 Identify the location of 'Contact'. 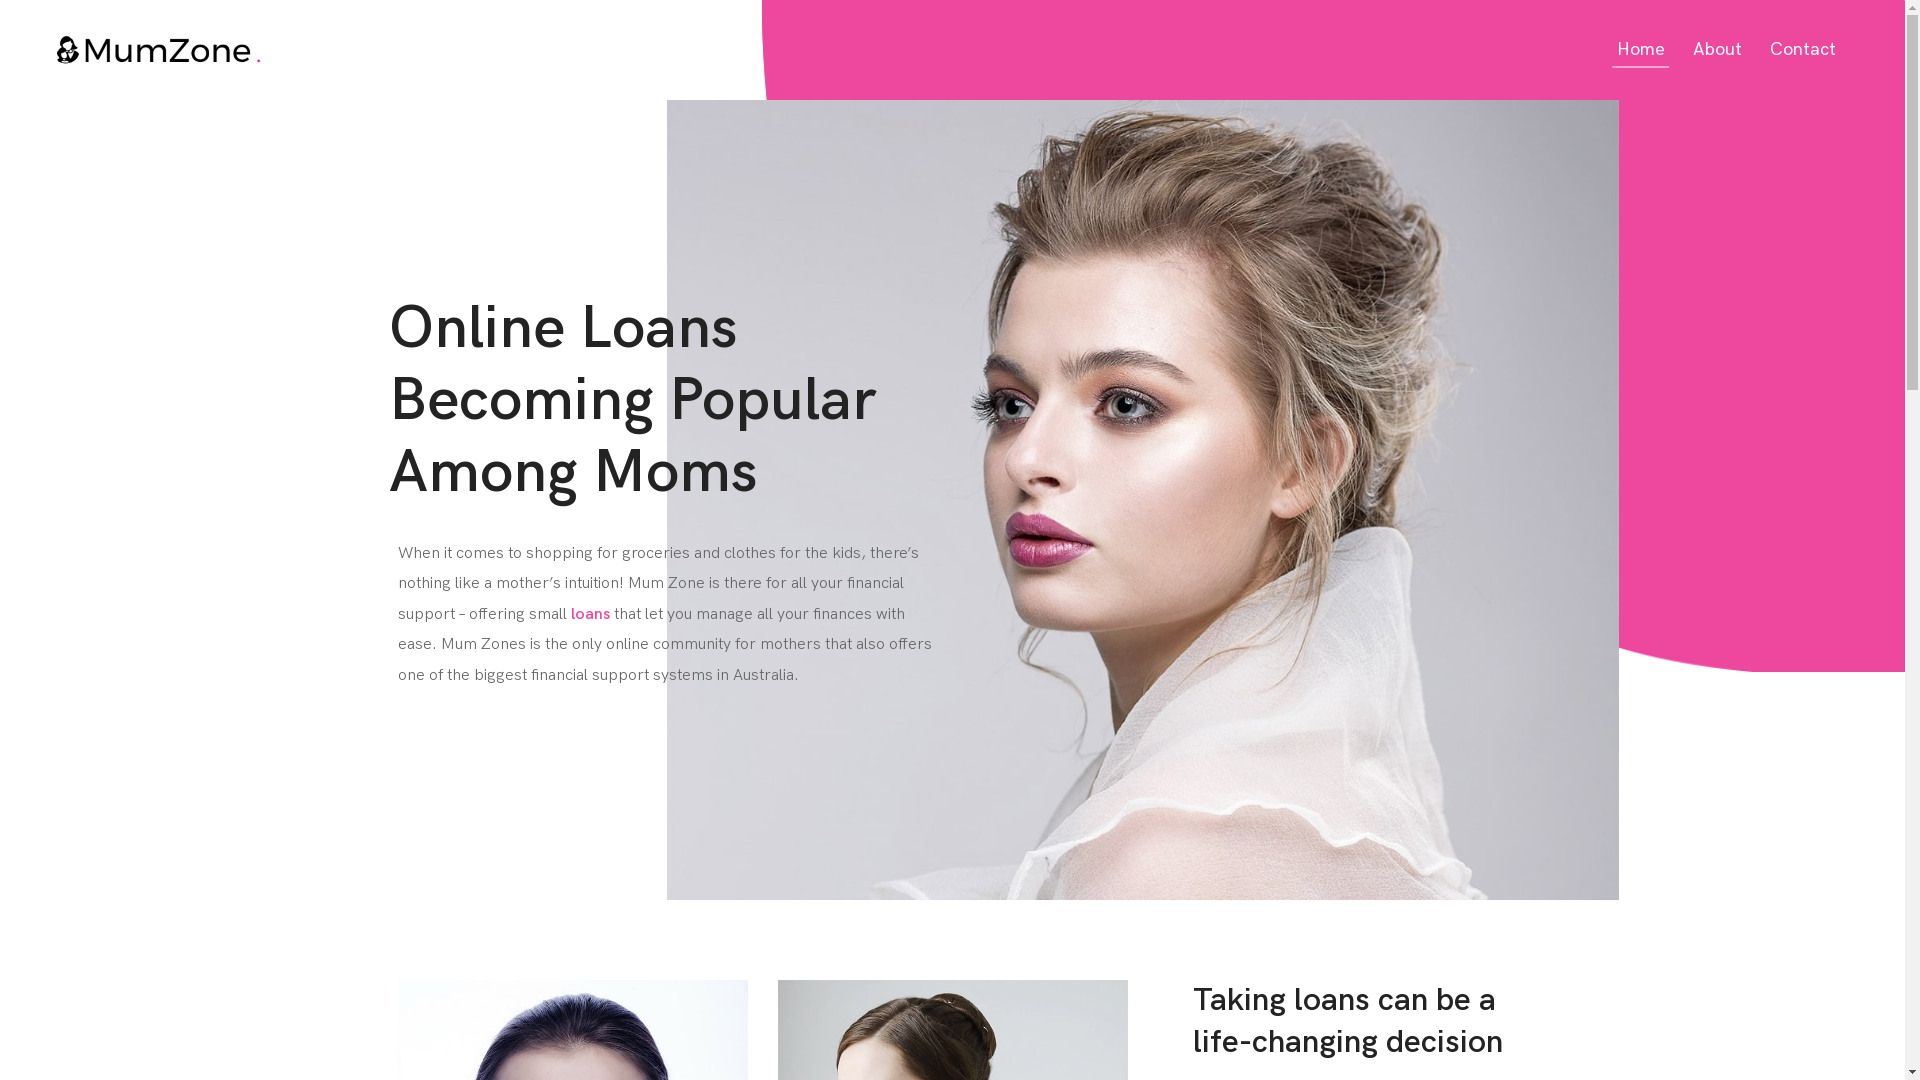
(1803, 48).